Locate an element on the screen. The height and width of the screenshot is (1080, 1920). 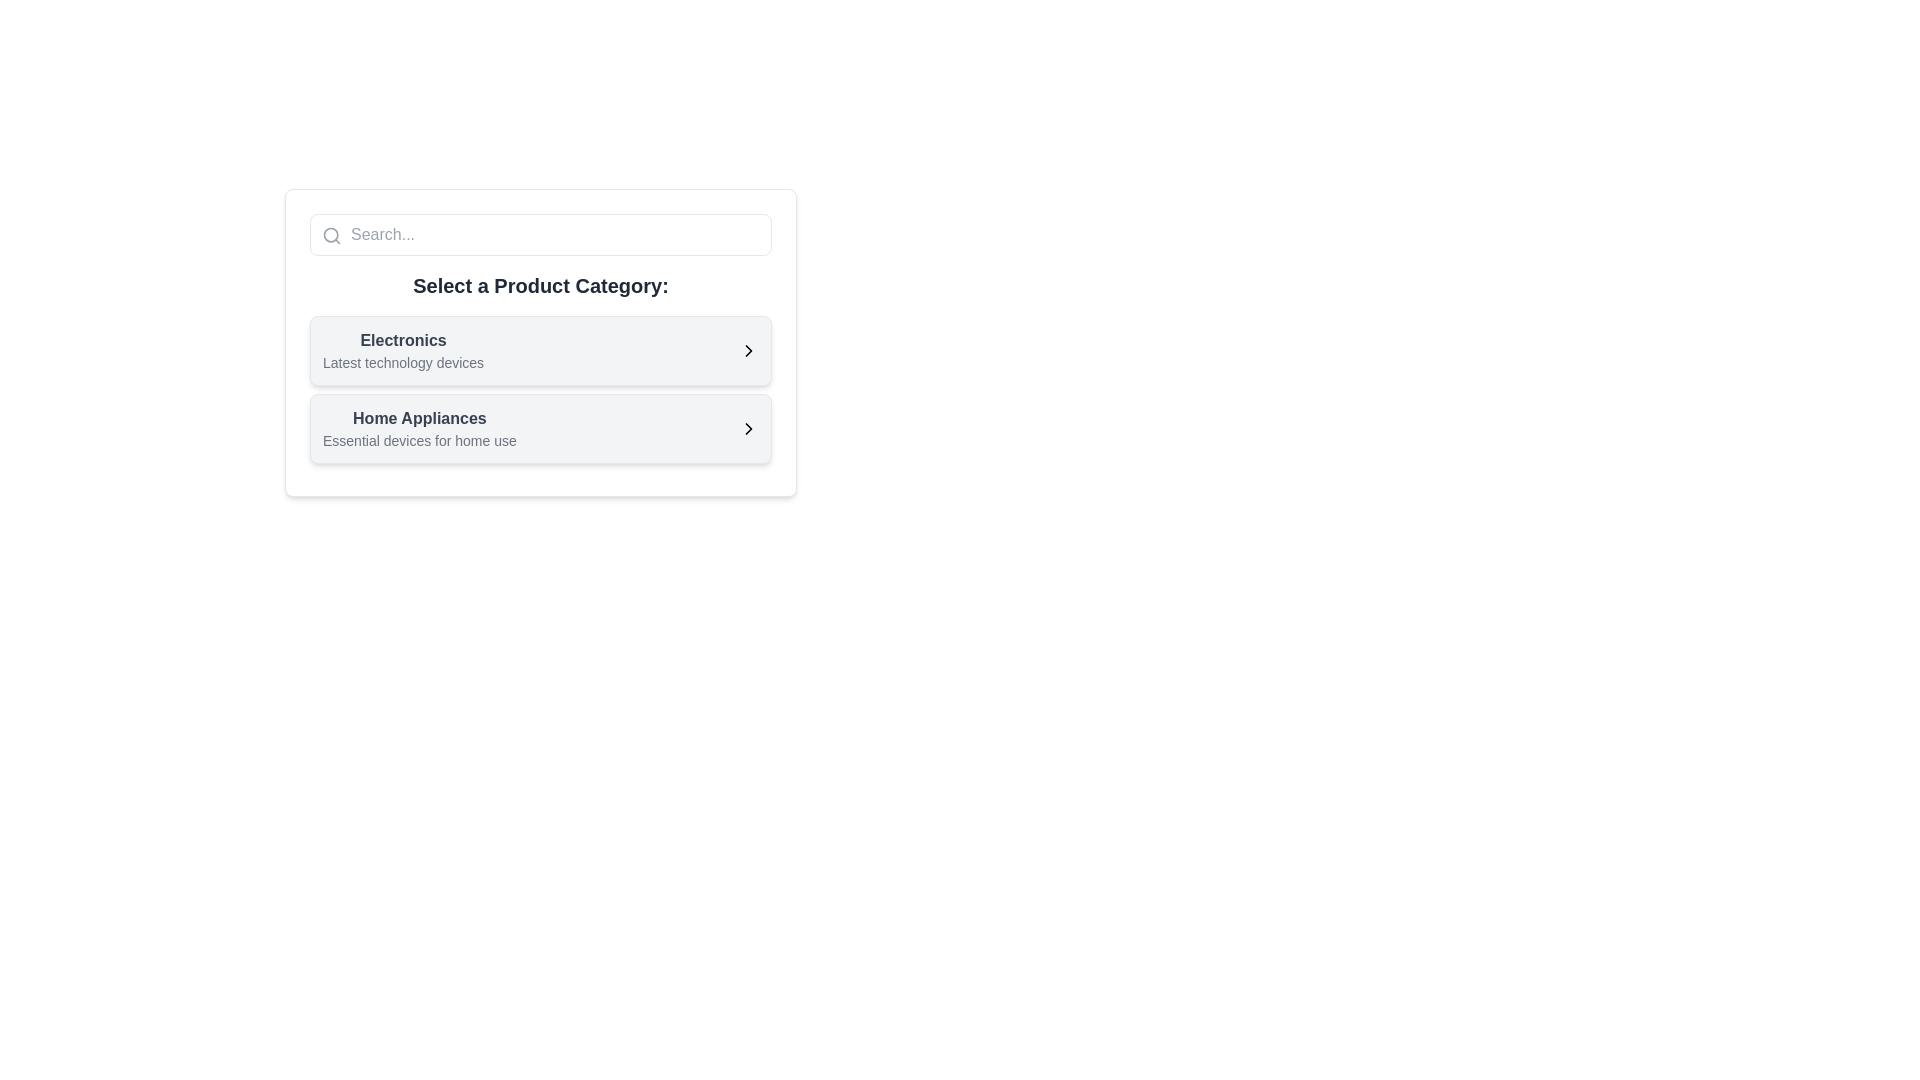
the 'Home Appliances' text block within the menu option is located at coordinates (418, 427).